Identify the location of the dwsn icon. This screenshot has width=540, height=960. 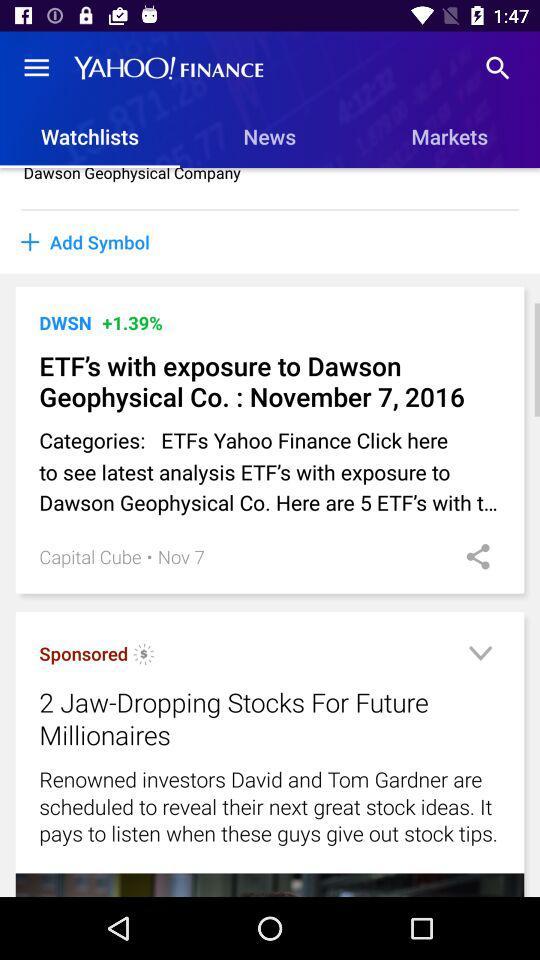
(65, 322).